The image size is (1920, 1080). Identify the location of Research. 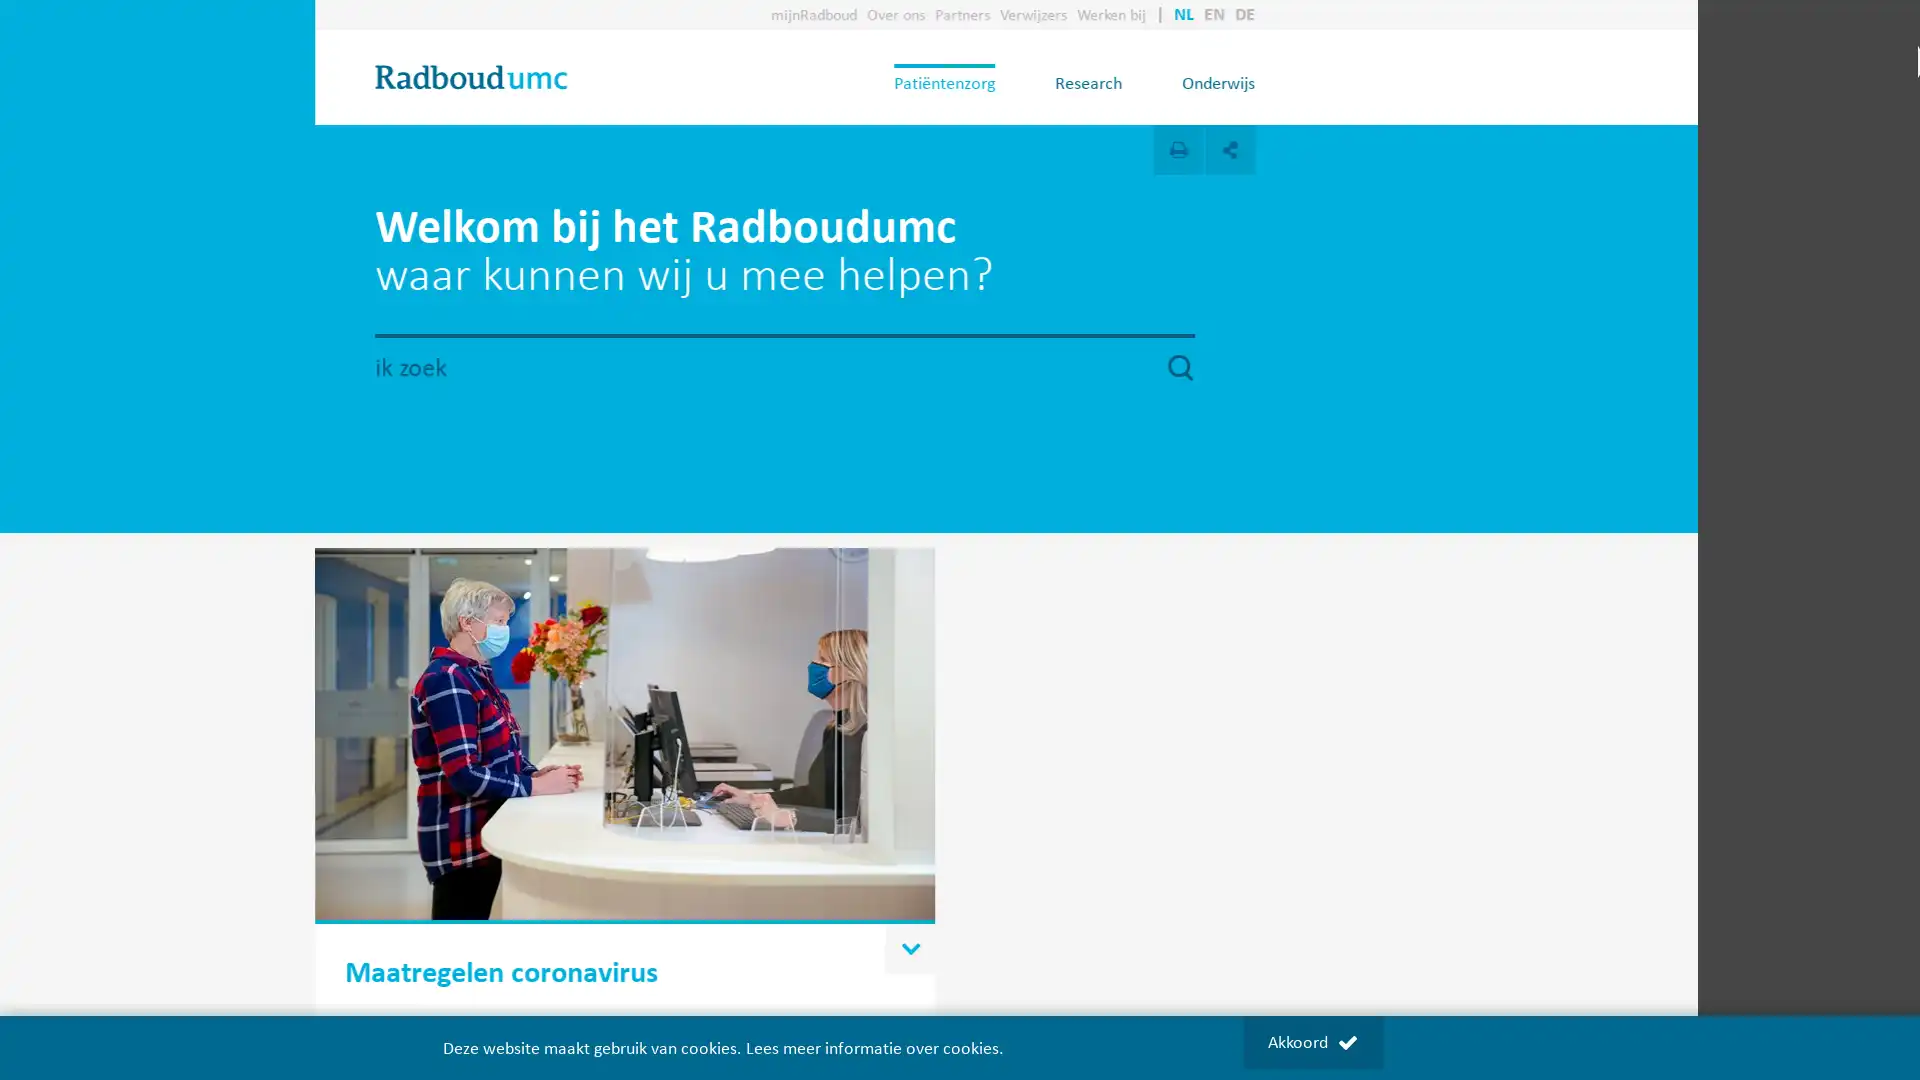
(1215, 82).